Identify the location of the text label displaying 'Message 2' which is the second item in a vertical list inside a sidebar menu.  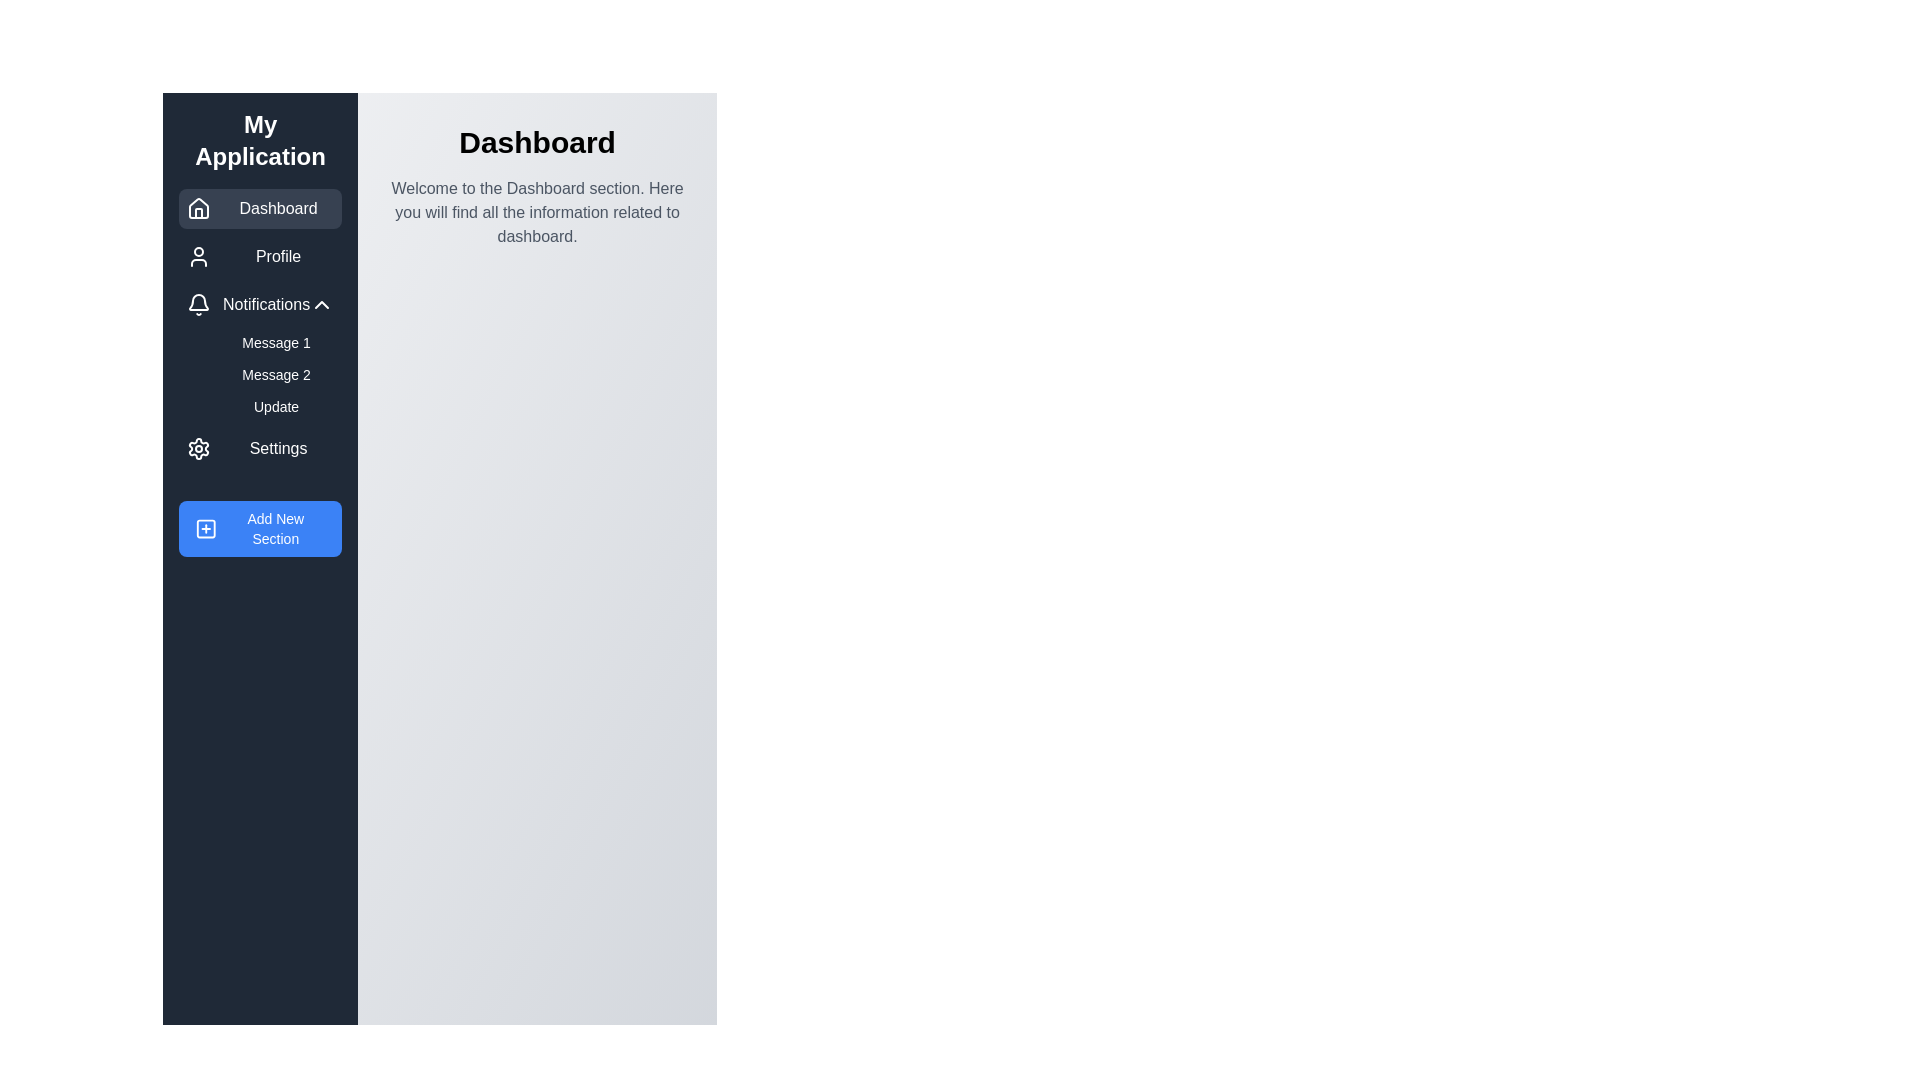
(275, 374).